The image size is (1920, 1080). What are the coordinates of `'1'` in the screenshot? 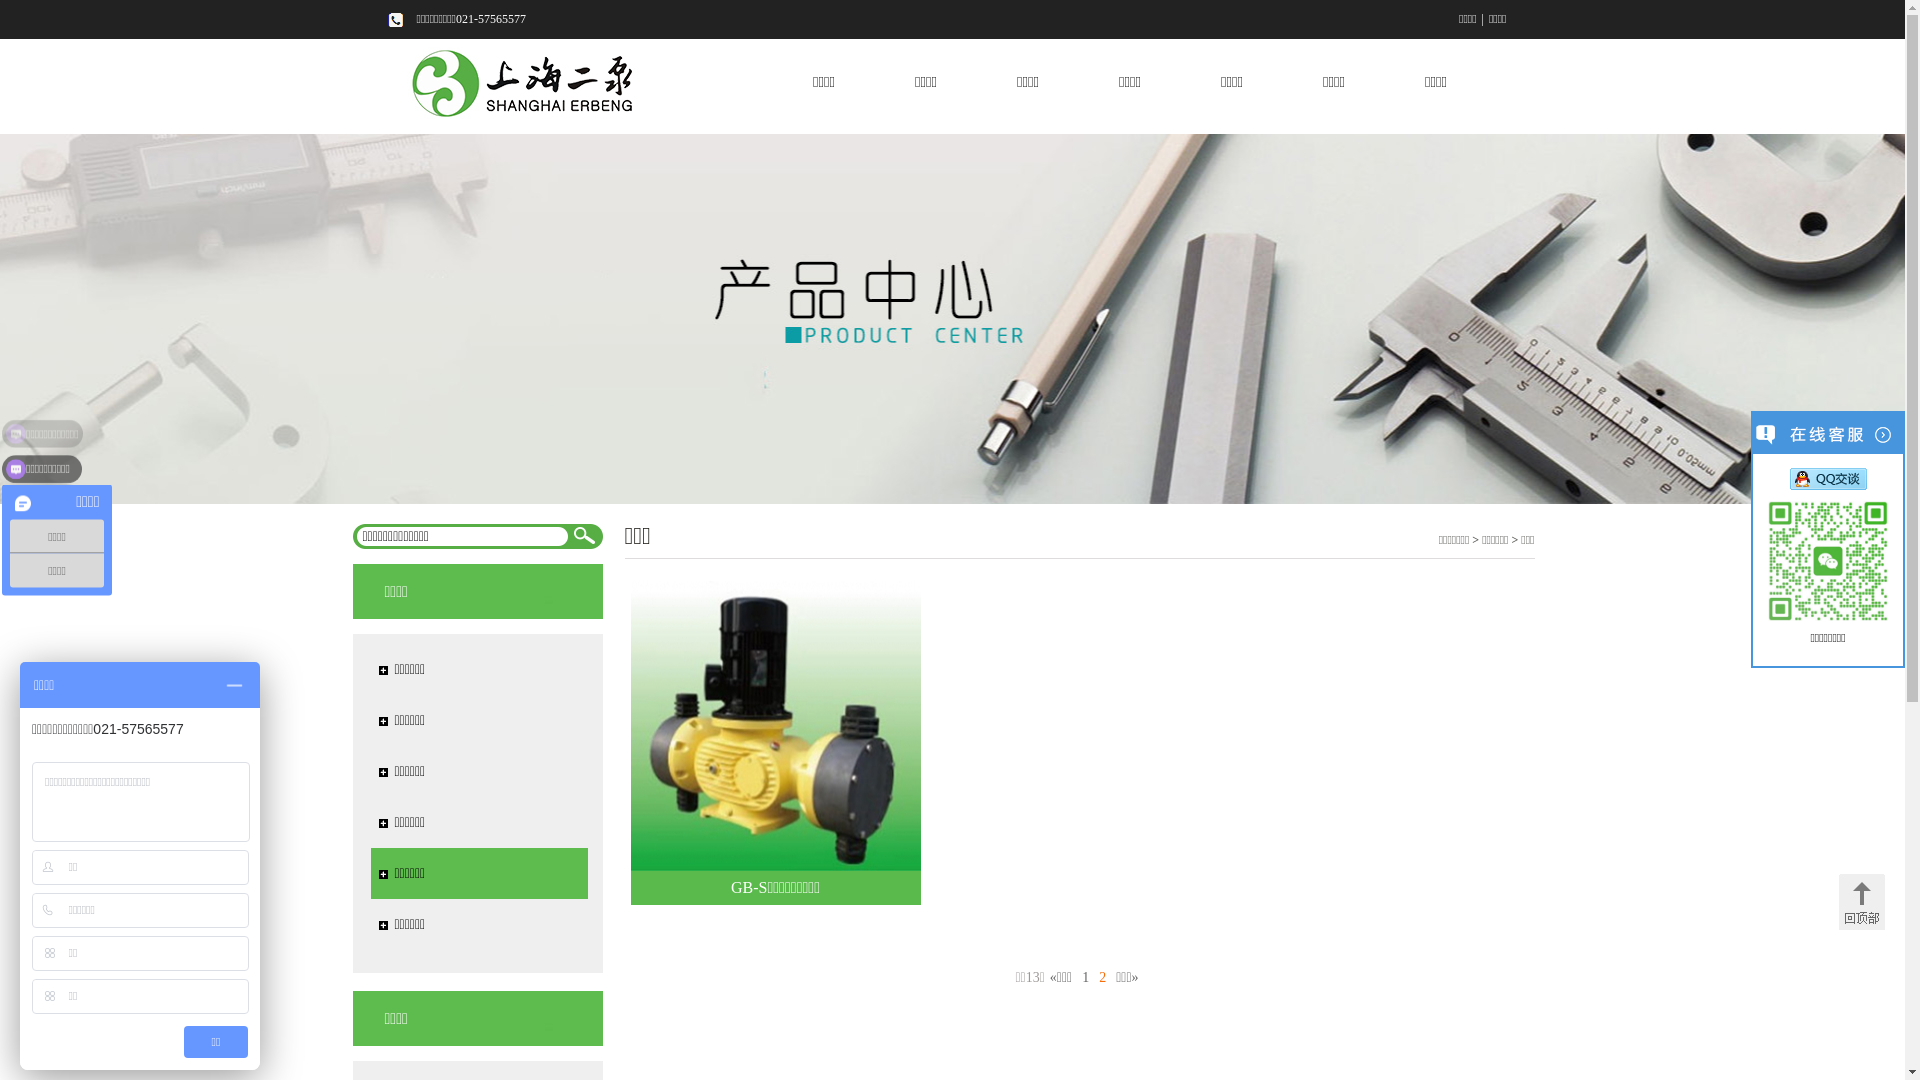 It's located at (1084, 976).